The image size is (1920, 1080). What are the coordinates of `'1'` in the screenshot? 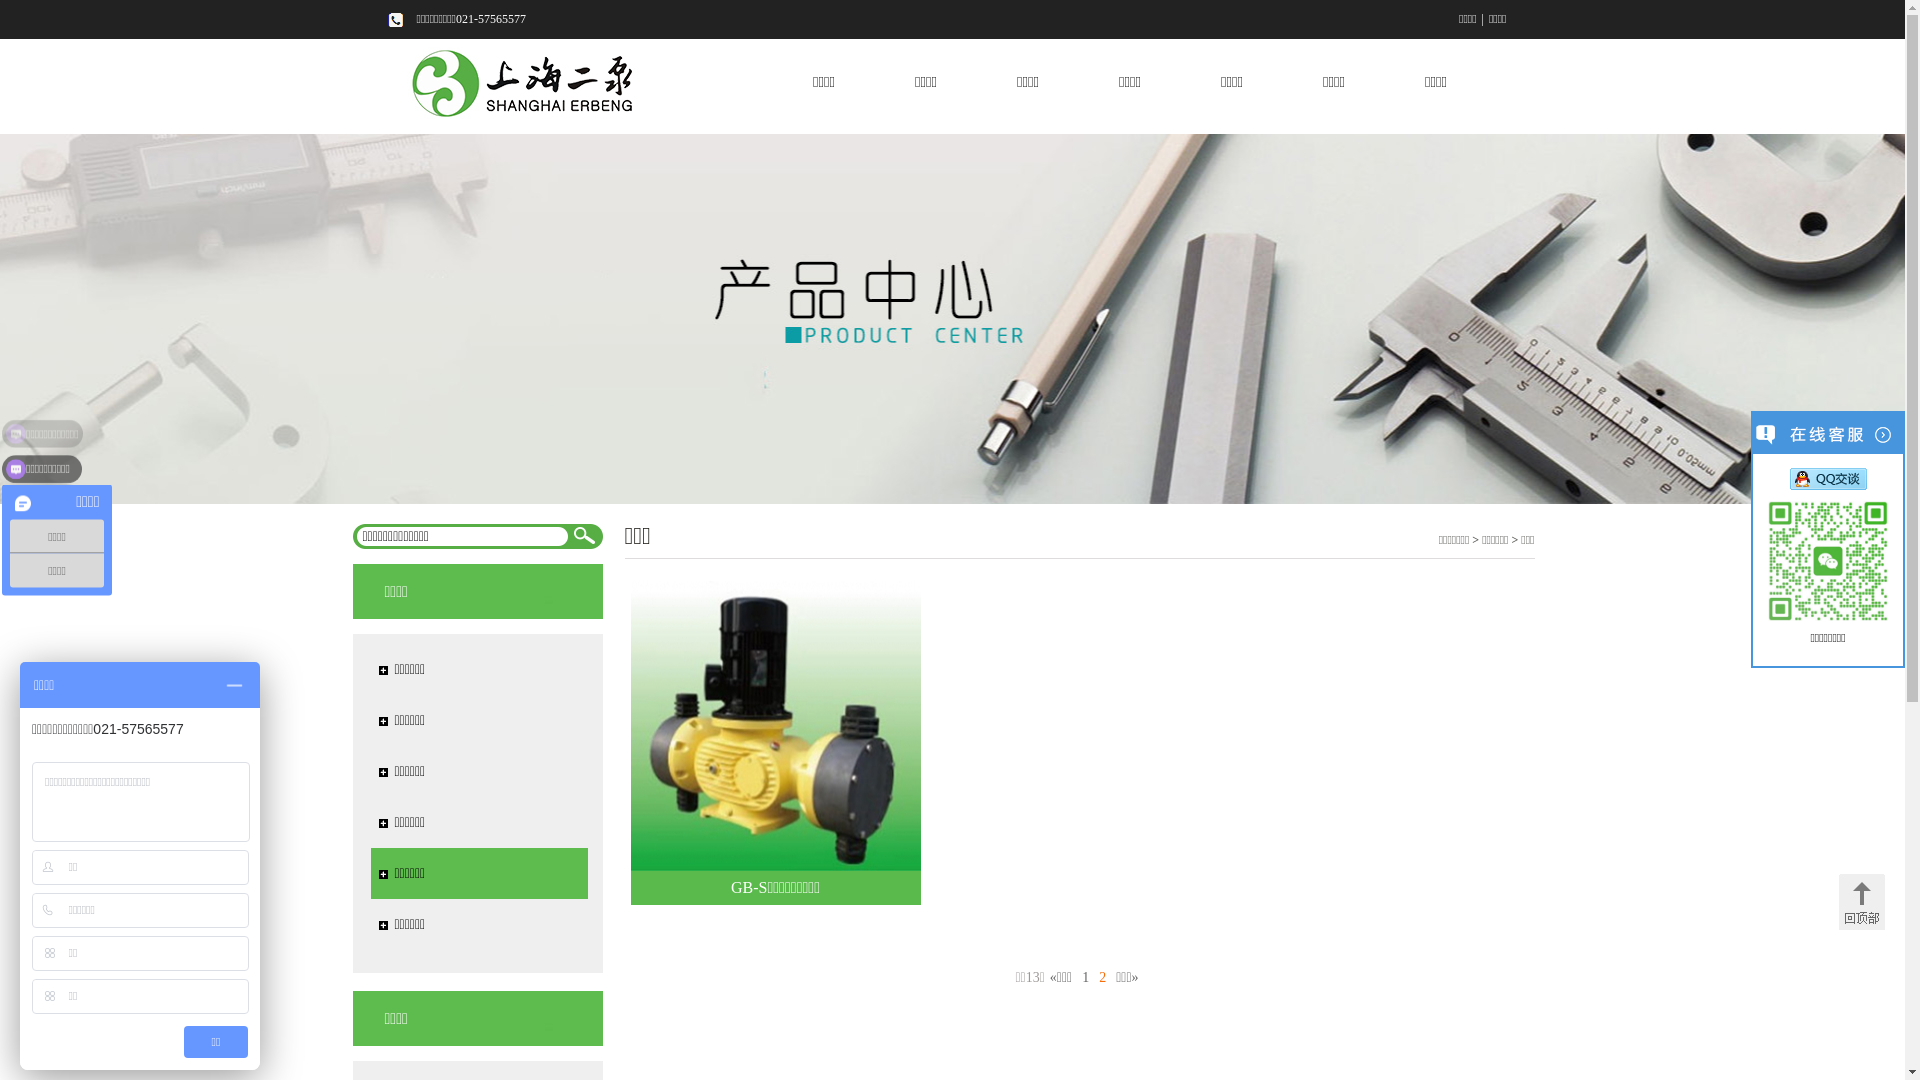 It's located at (1084, 976).